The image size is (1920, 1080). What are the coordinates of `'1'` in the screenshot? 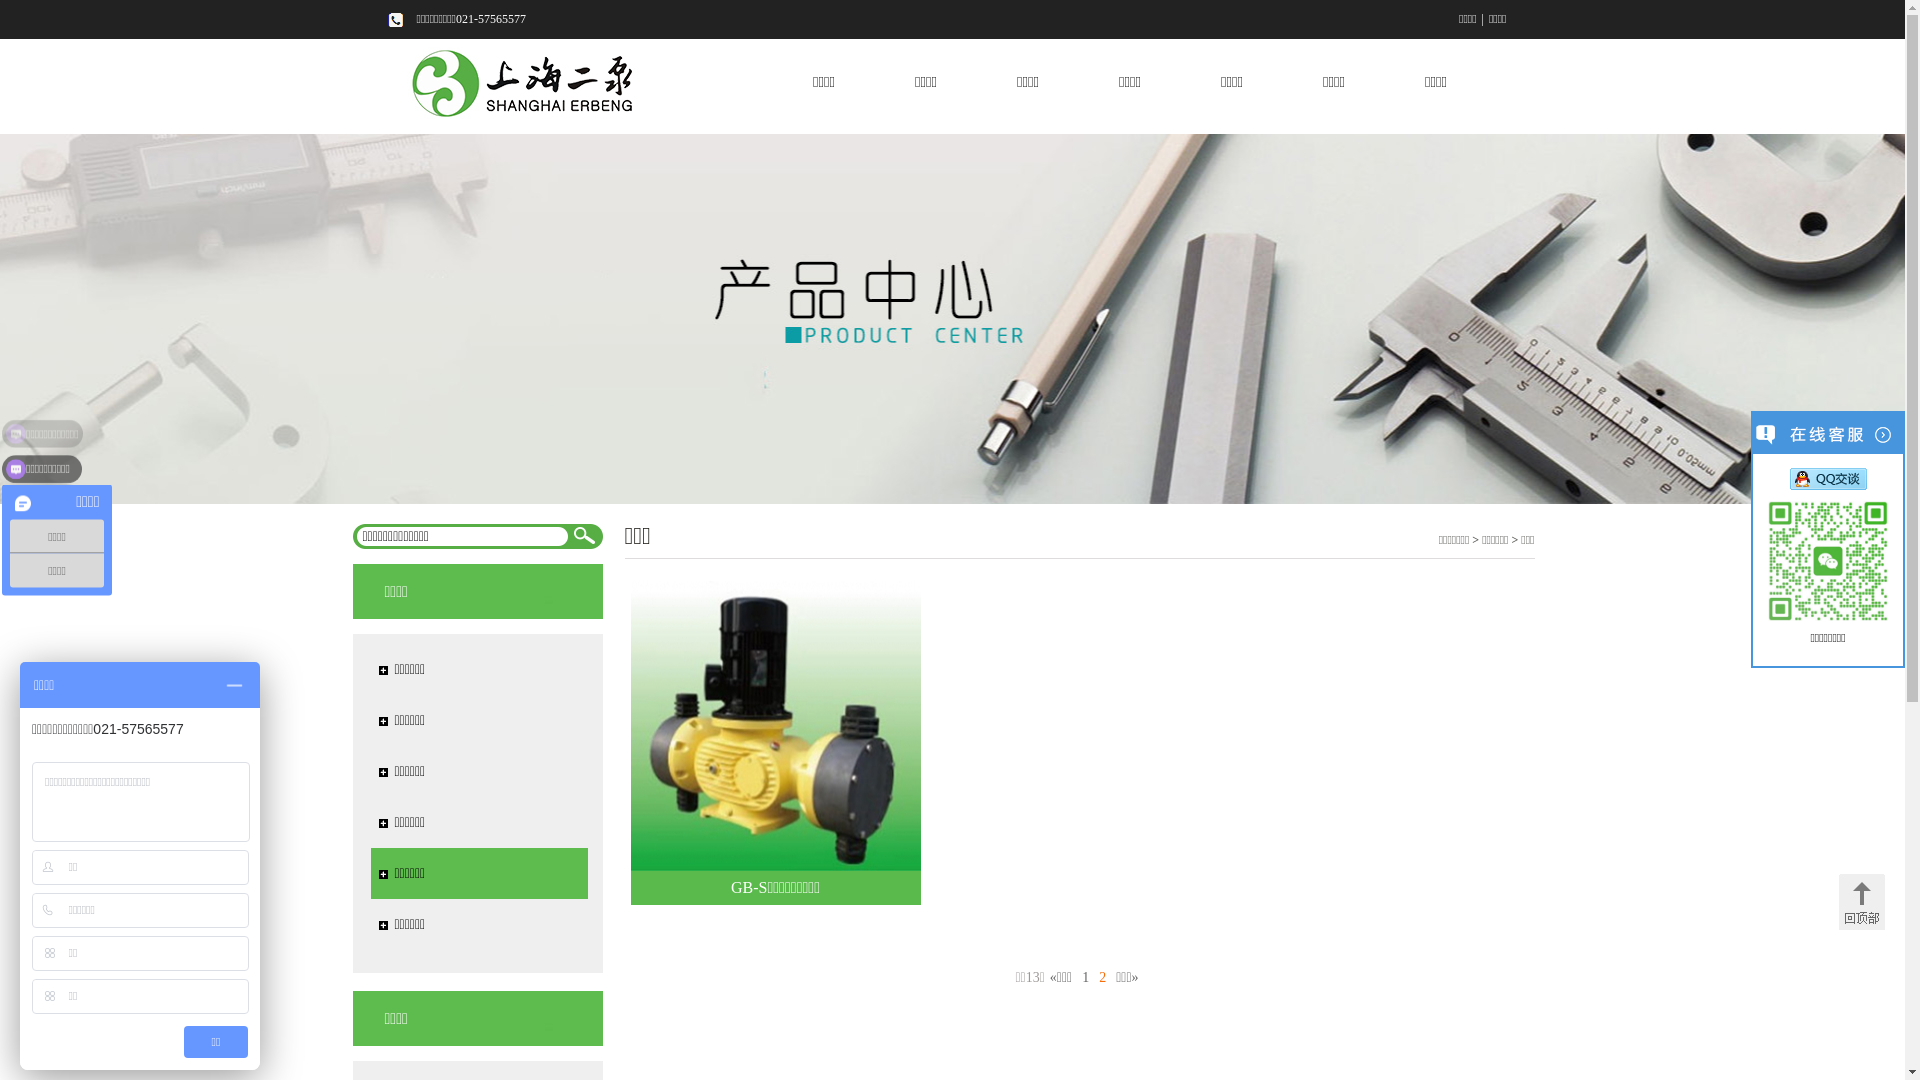 It's located at (1084, 976).